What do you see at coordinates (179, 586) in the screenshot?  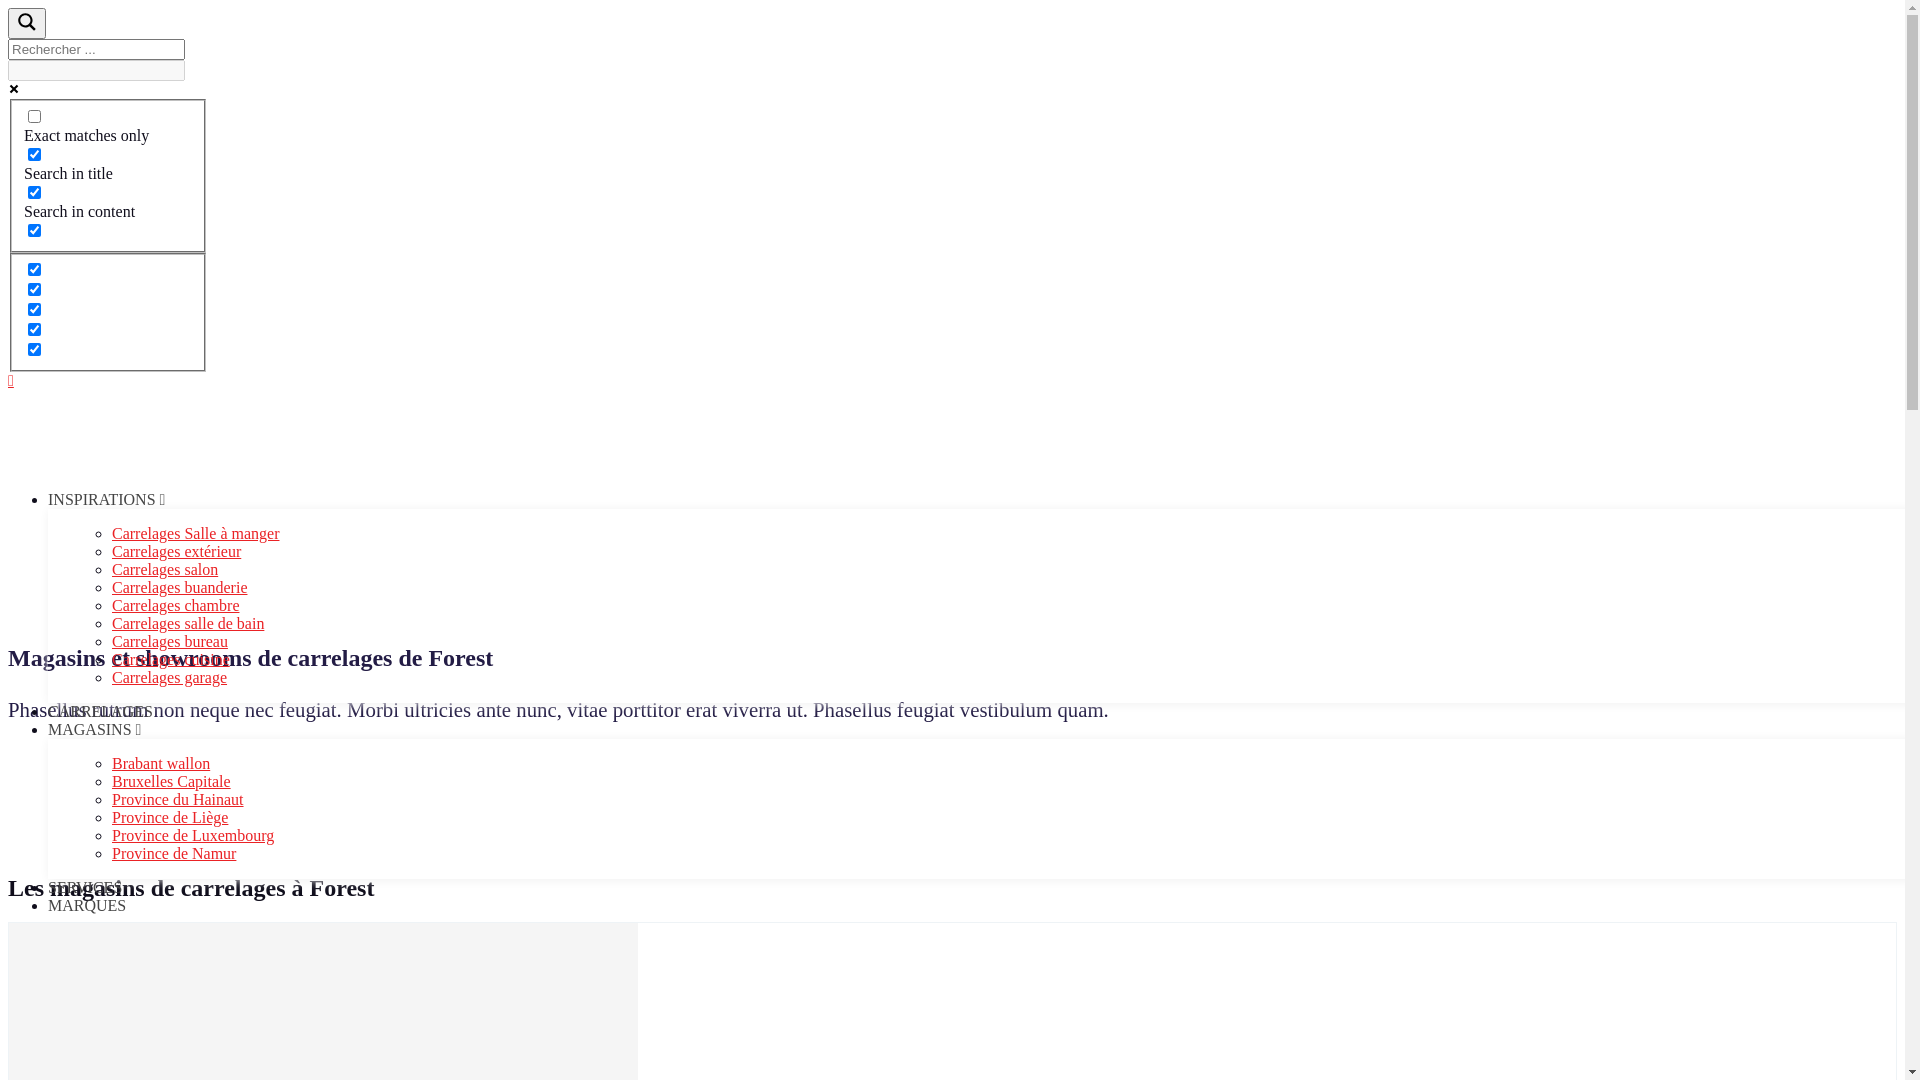 I see `'Carrelages buanderie'` at bounding box center [179, 586].